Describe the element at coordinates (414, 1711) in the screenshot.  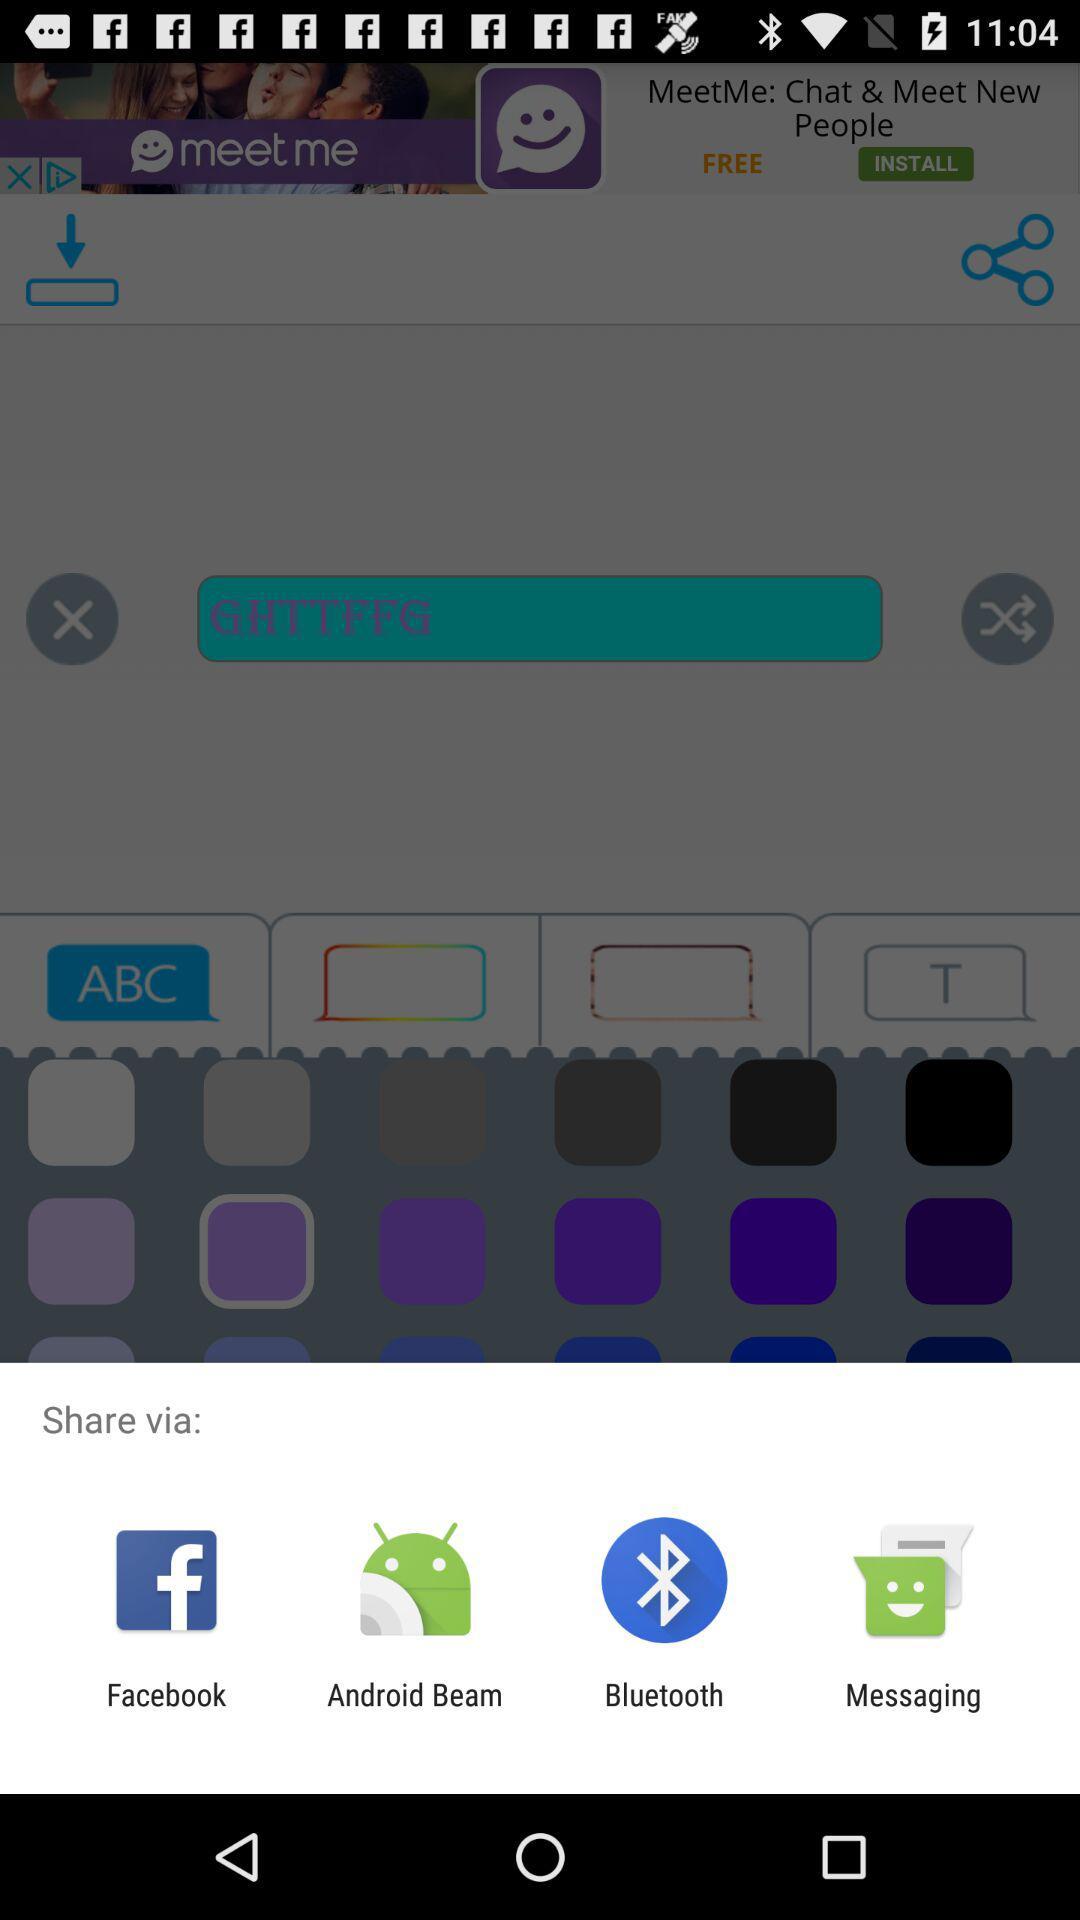
I see `android beam app` at that location.